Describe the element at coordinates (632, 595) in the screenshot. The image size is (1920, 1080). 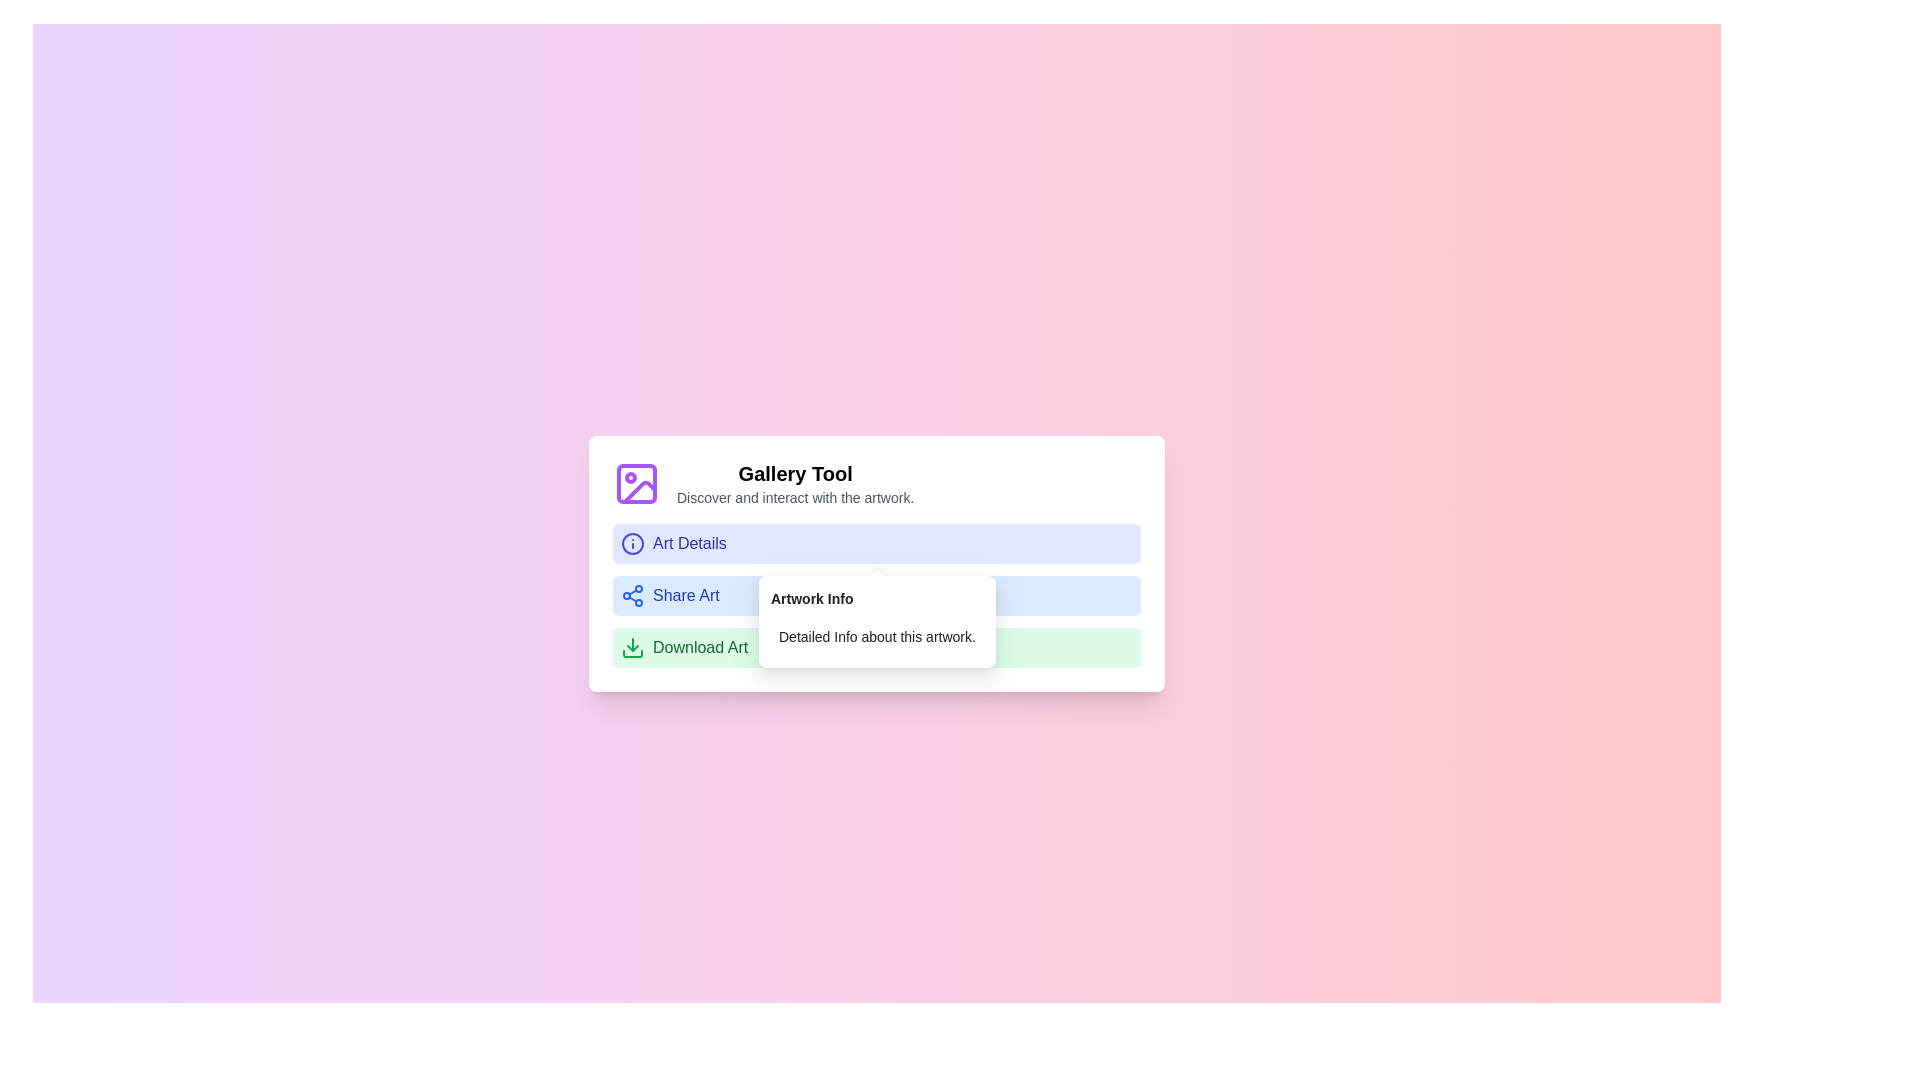
I see `the small, blue-colored share symbol icon located towards the left side of the 'Share Art' button within the 'Gallery Tool' panel` at that location.